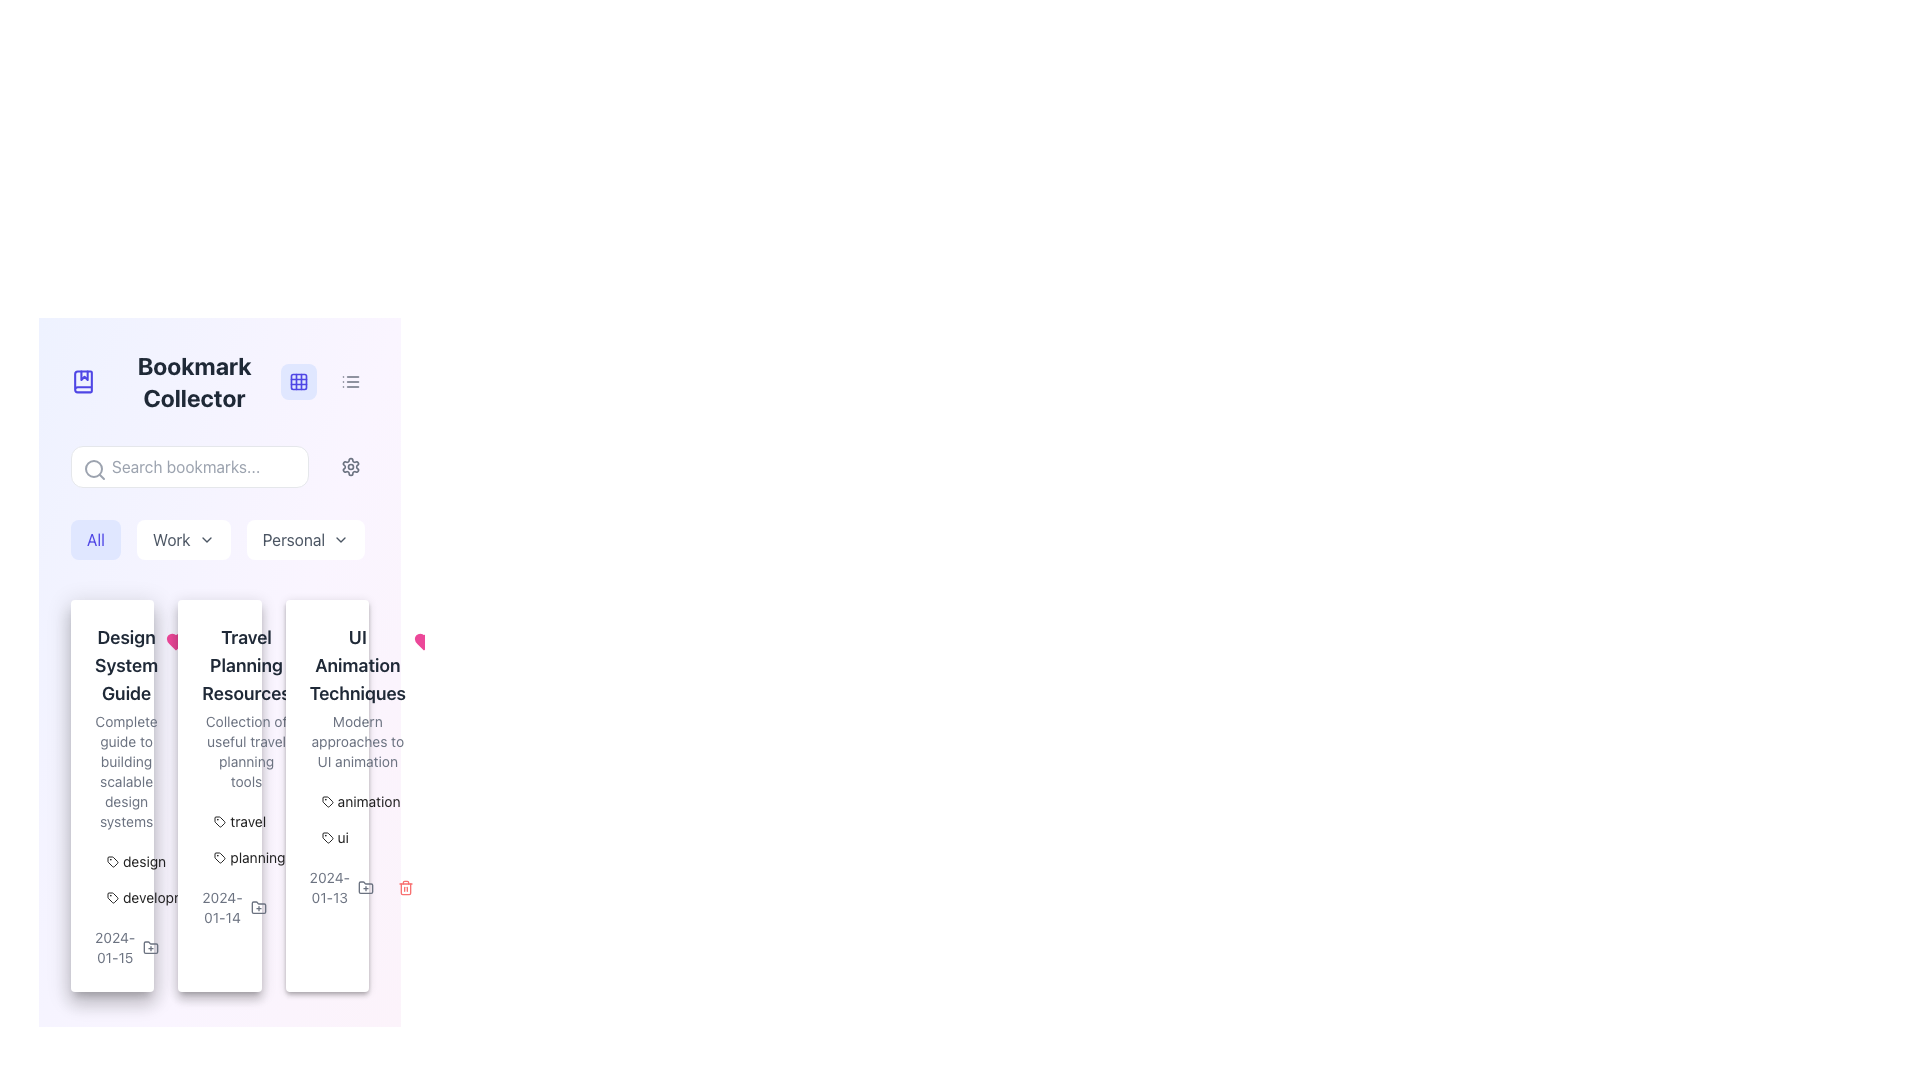 This screenshot has width=1920, height=1080. What do you see at coordinates (206, 540) in the screenshot?
I see `the chevron icon next to the 'Work' button in the filter section of the 'Bookmark Collector' header` at bounding box center [206, 540].